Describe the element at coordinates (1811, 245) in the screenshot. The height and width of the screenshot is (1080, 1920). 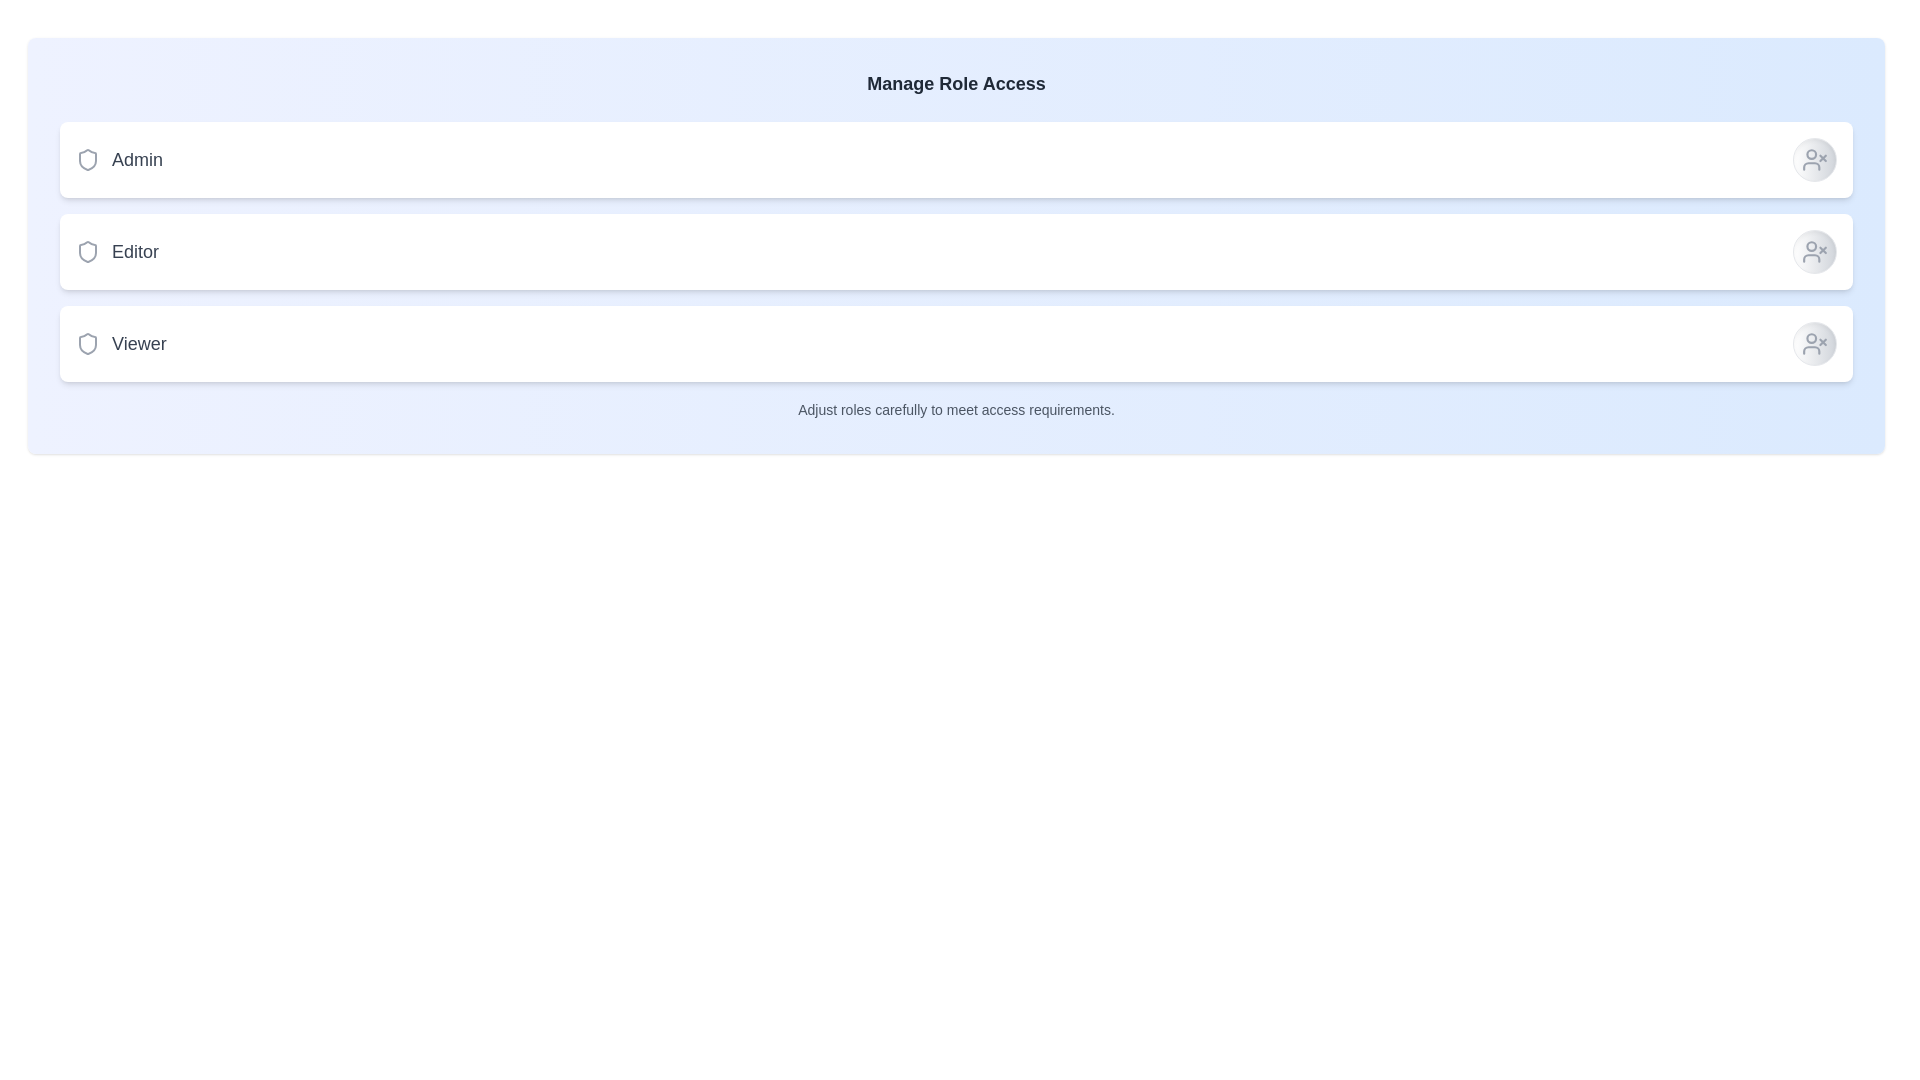
I see `the graphical component of the circular element within the SVG on the right end of the 'Editor' row in the 'Manage Role Access' interface` at that location.